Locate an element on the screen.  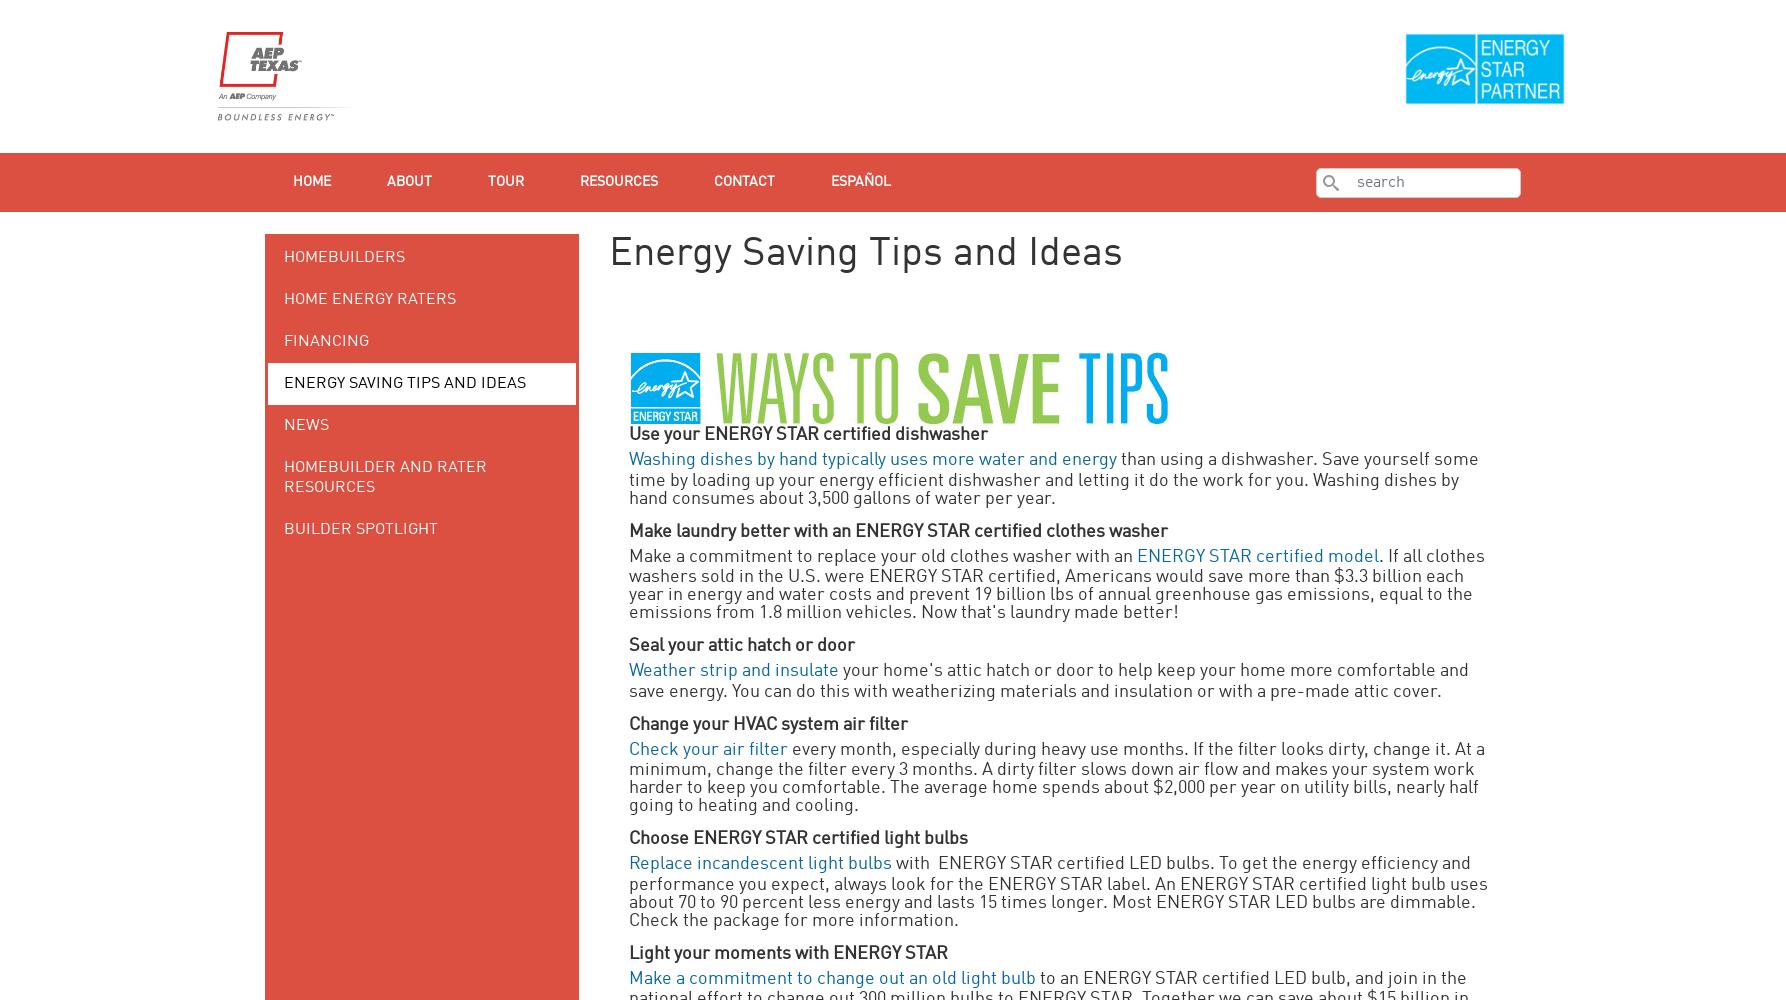
'News' is located at coordinates (306, 426).